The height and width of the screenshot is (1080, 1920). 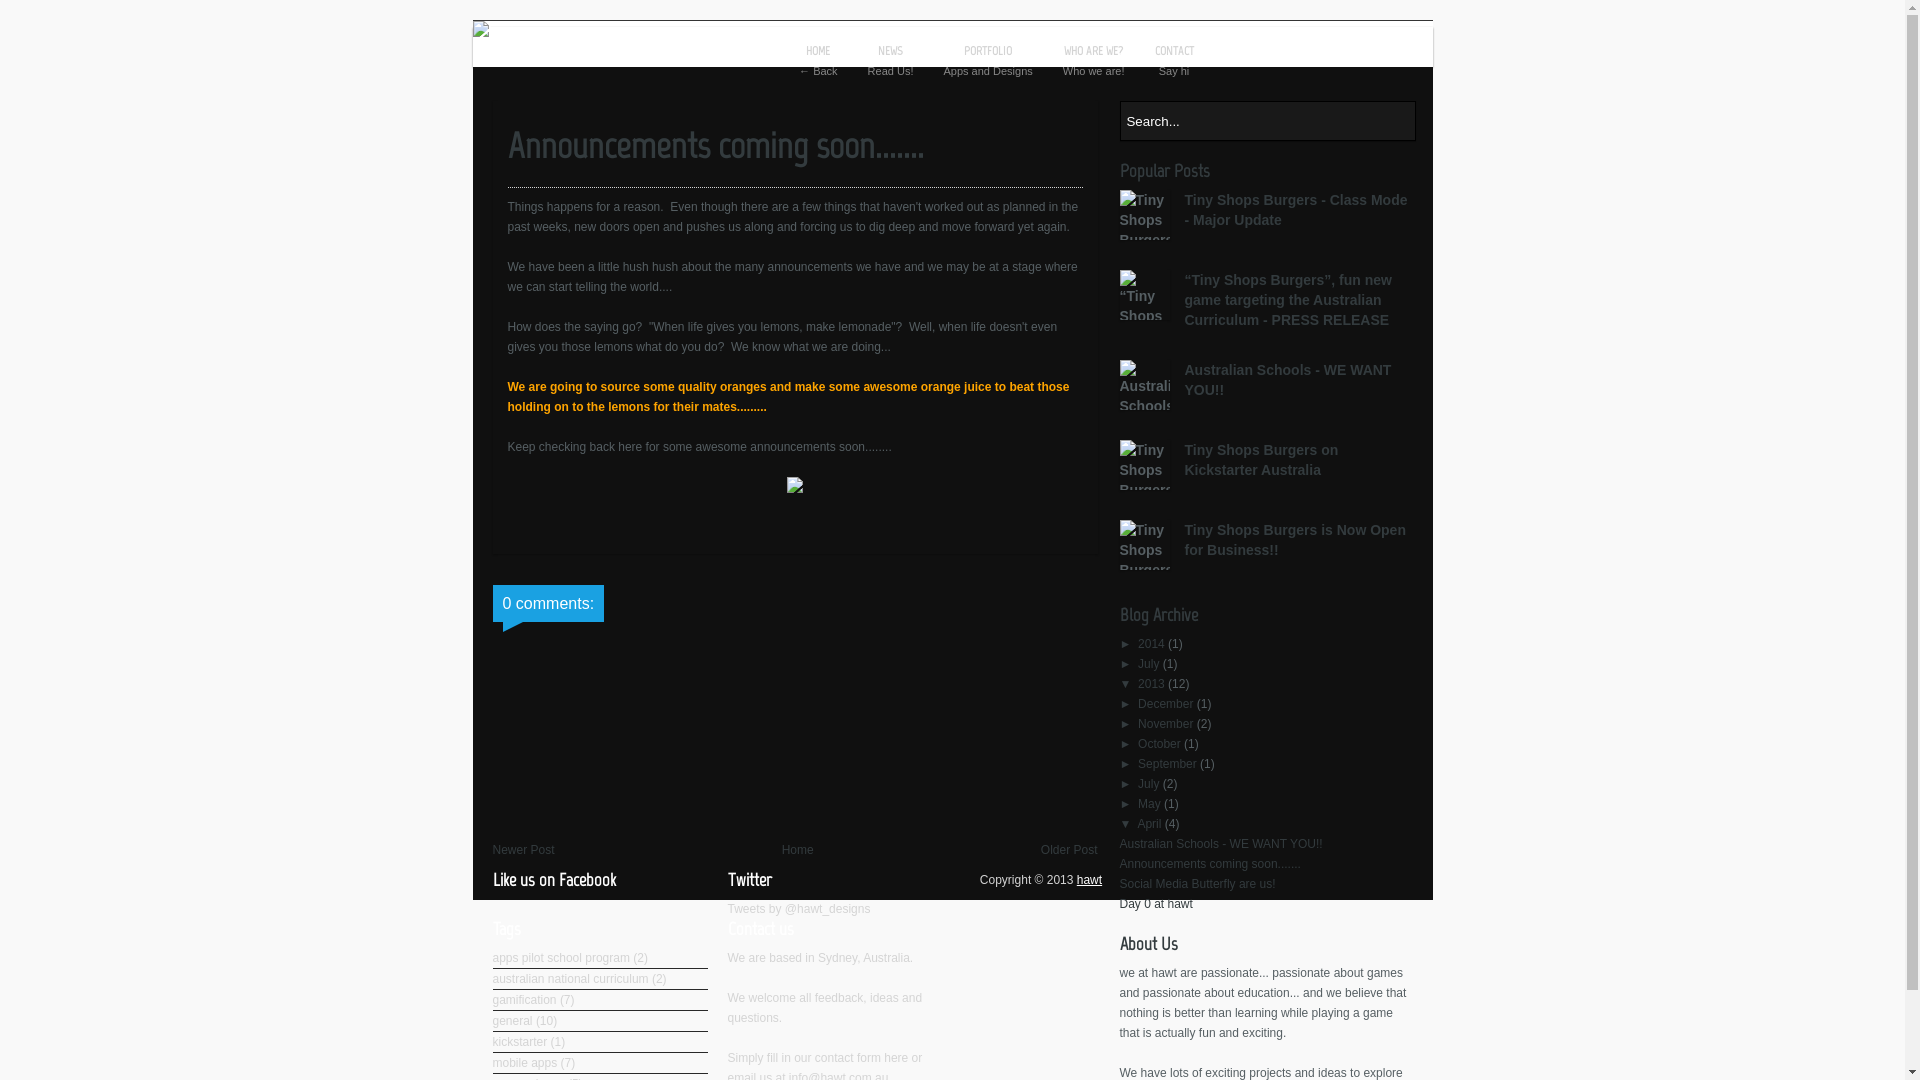 I want to click on 'Australian Schools - WE WANT YOU!!', so click(x=1220, y=844).